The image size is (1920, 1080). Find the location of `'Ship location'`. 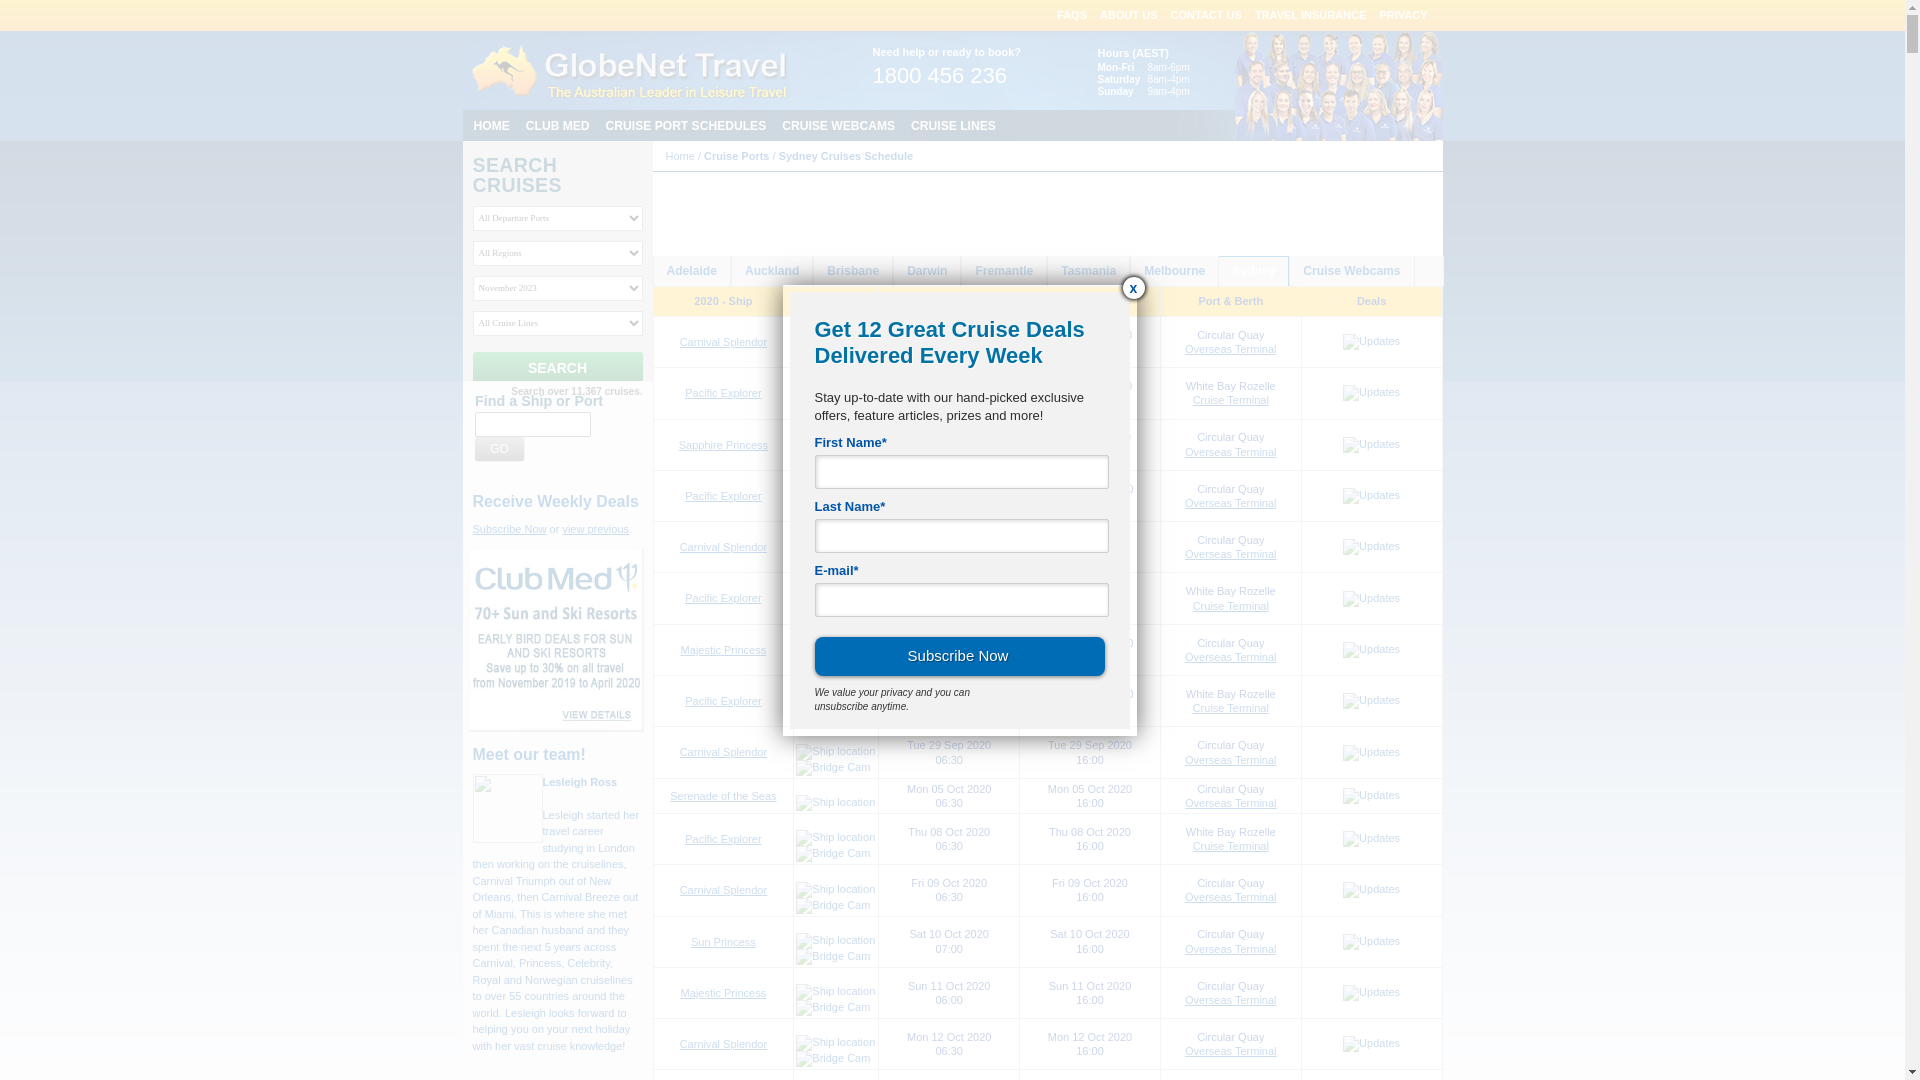

'Ship location' is located at coordinates (835, 991).